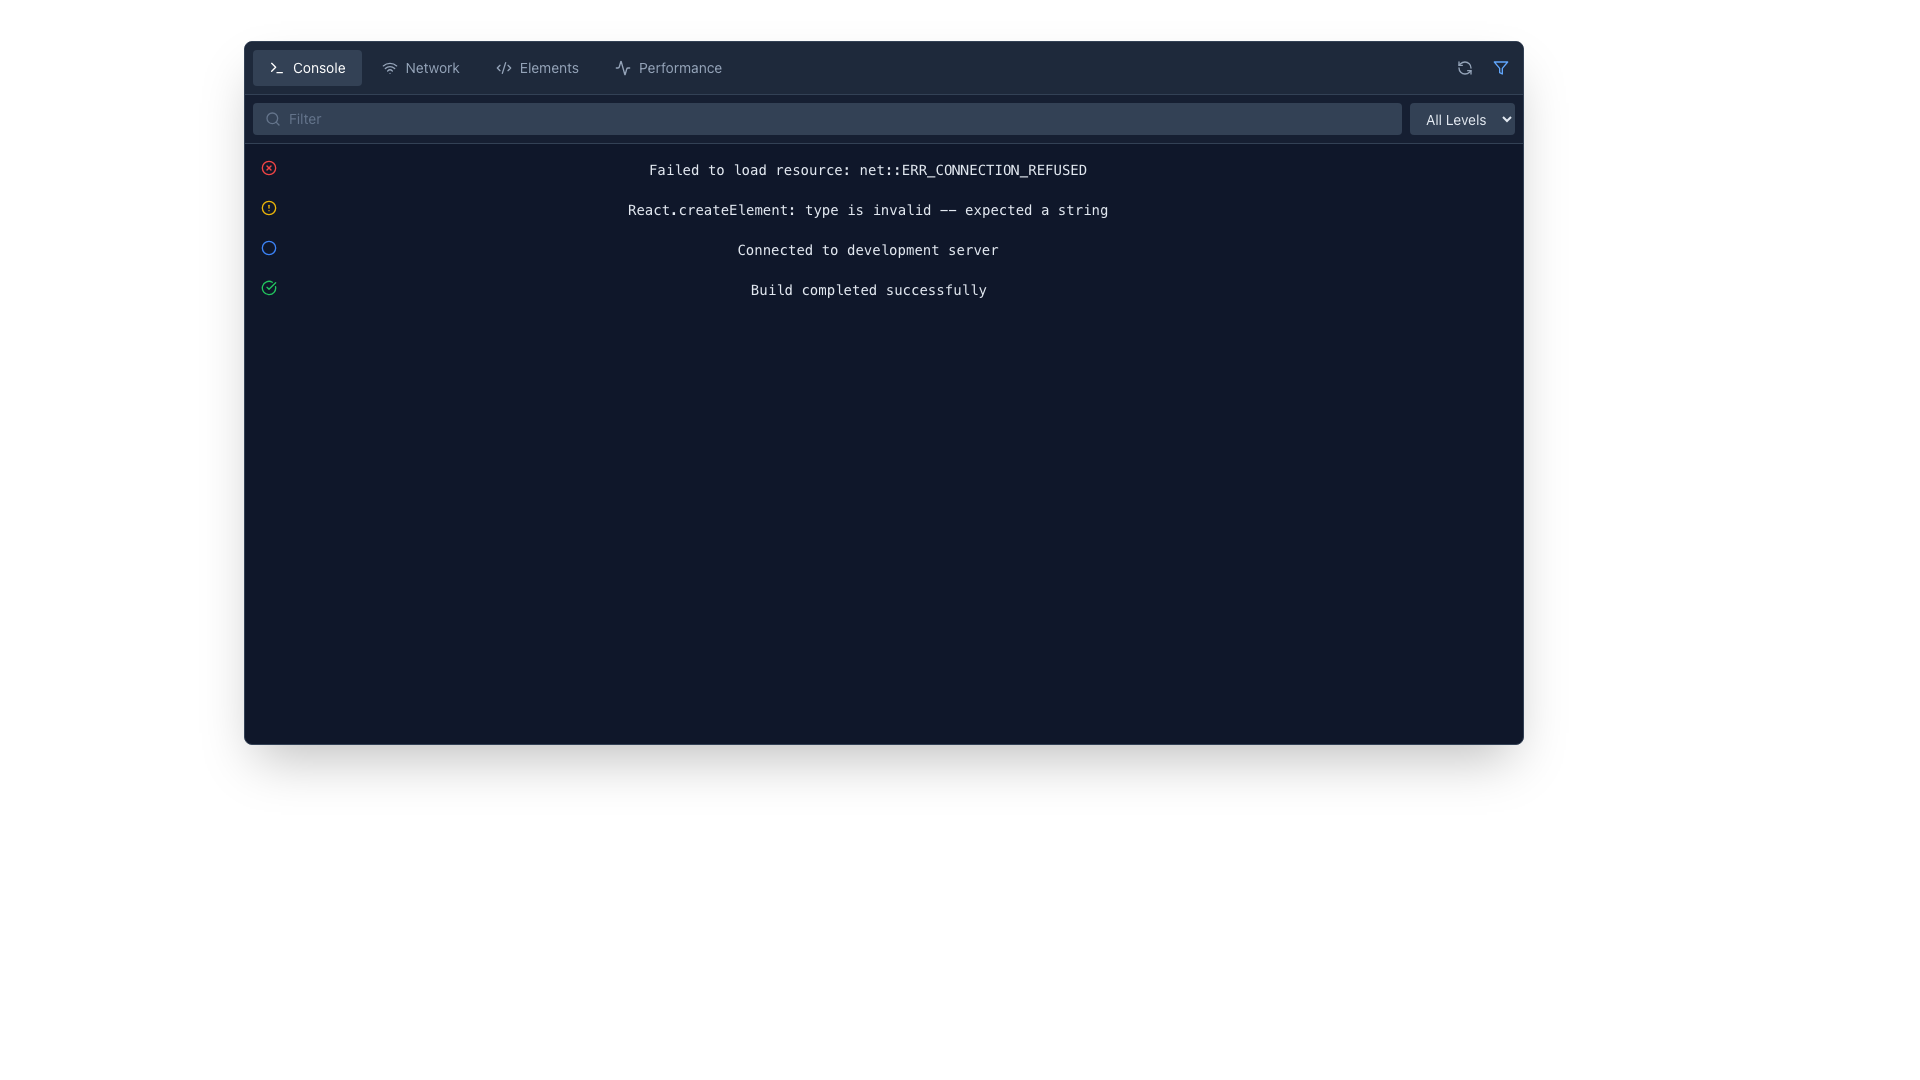 This screenshot has width=1920, height=1080. I want to click on the text label in the header navigation that serves as a label for accessing network-related functionalities, located to the right of the Wi-Fi icon, so click(431, 67).